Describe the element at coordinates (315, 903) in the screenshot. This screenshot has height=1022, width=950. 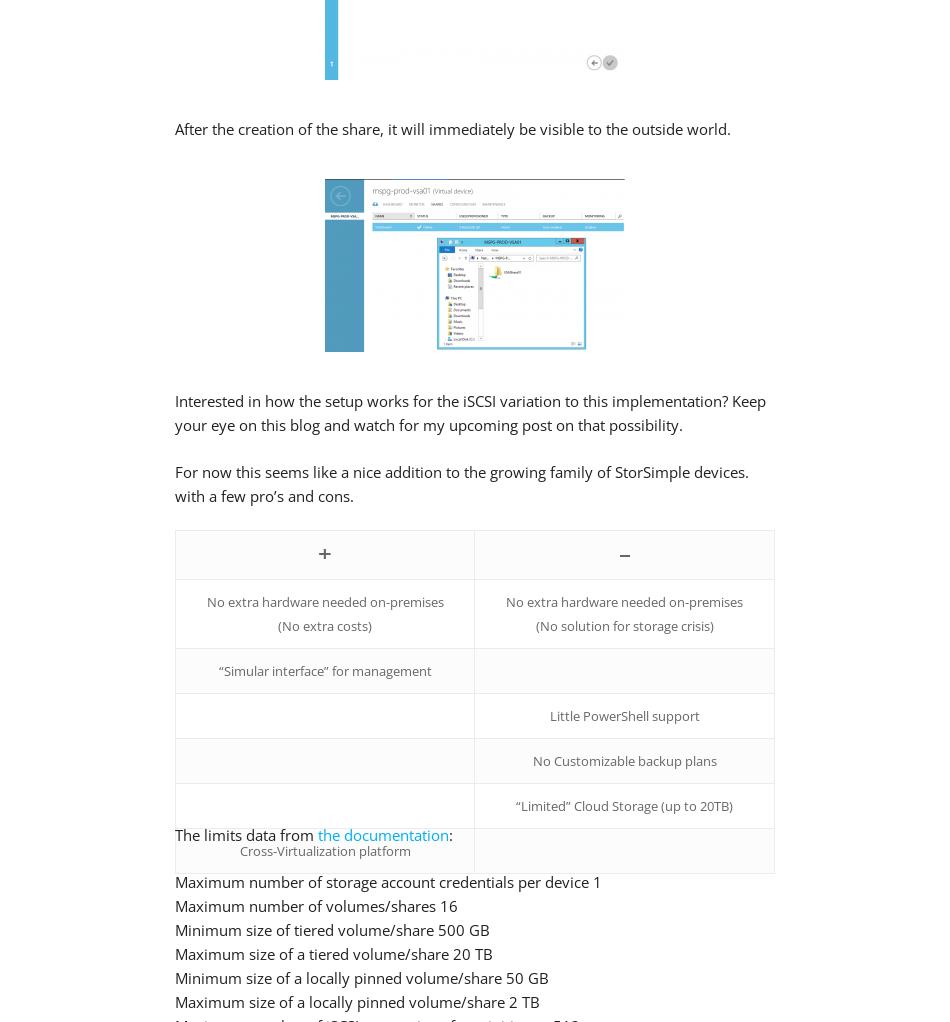
I see `'Maximum number of volumes/shares 16'` at that location.